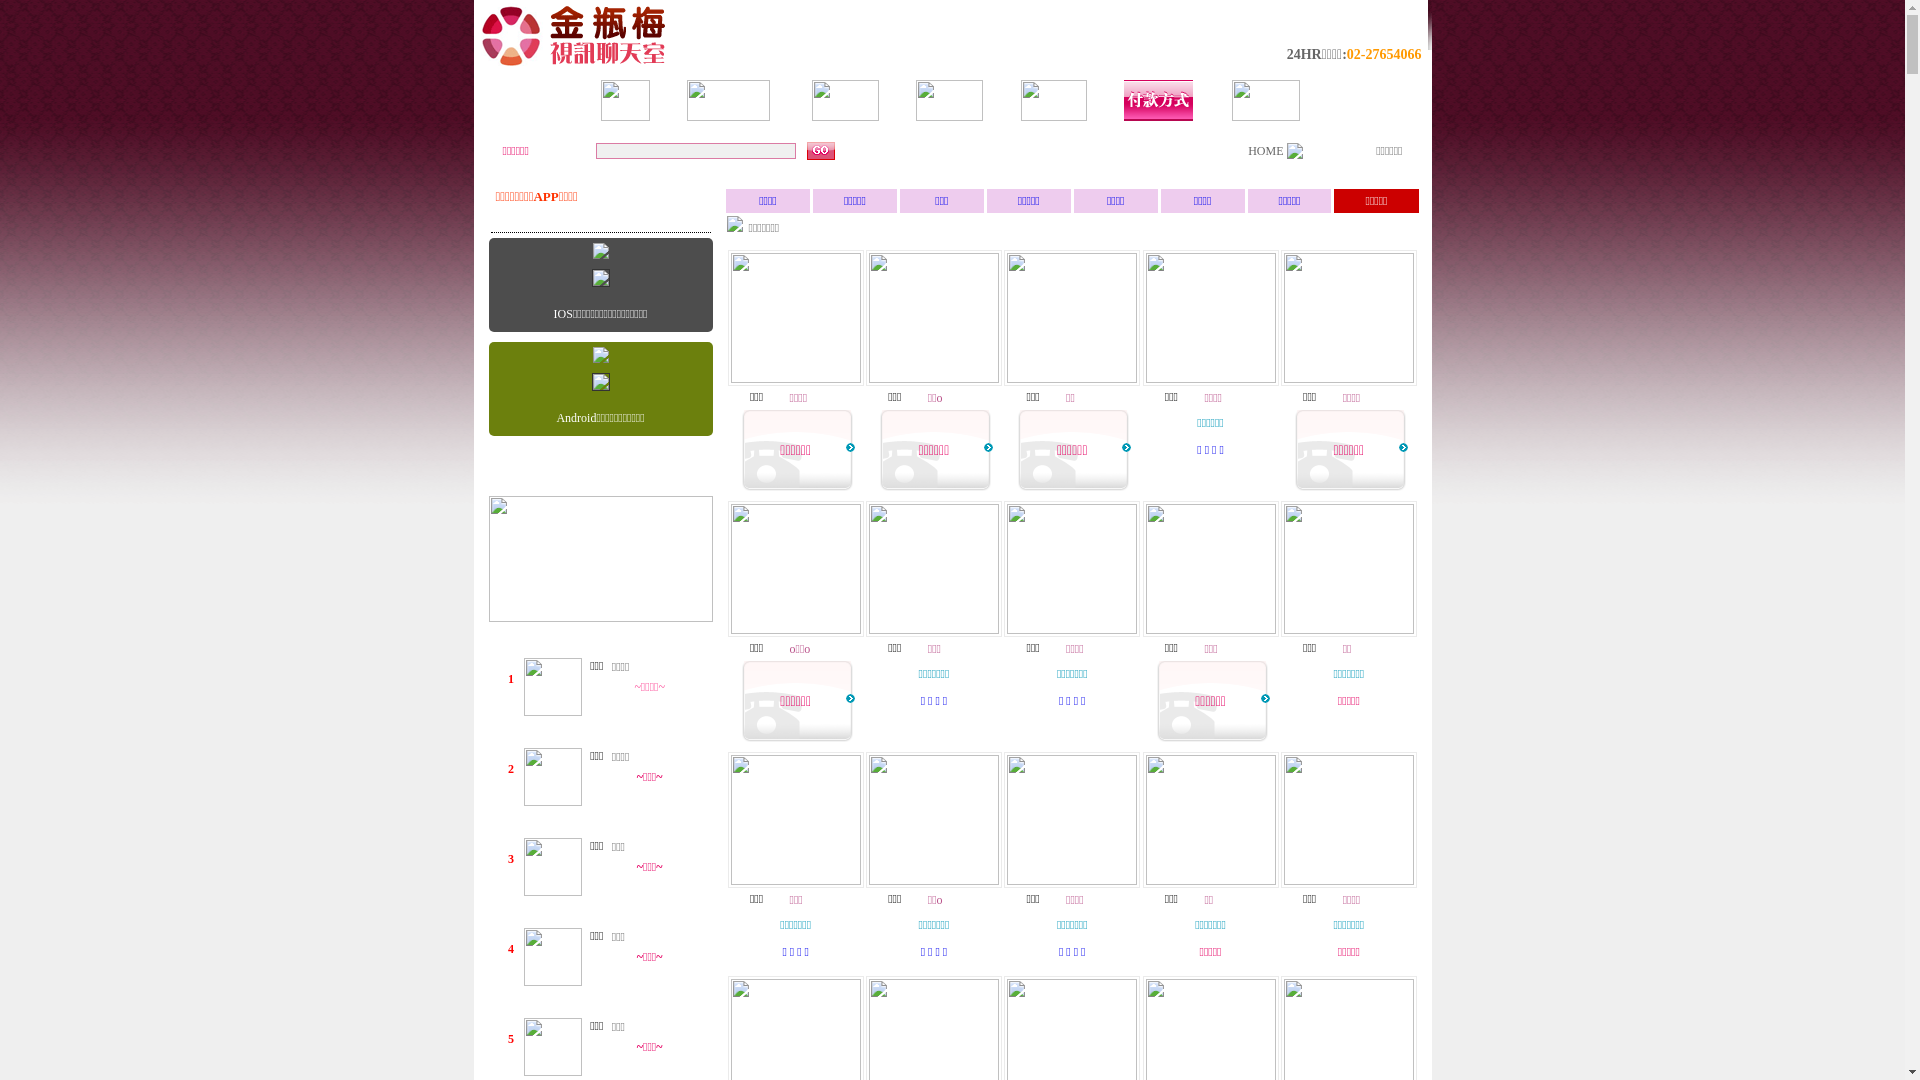  Describe the element at coordinates (1264, 149) in the screenshot. I see `'HOME'` at that location.